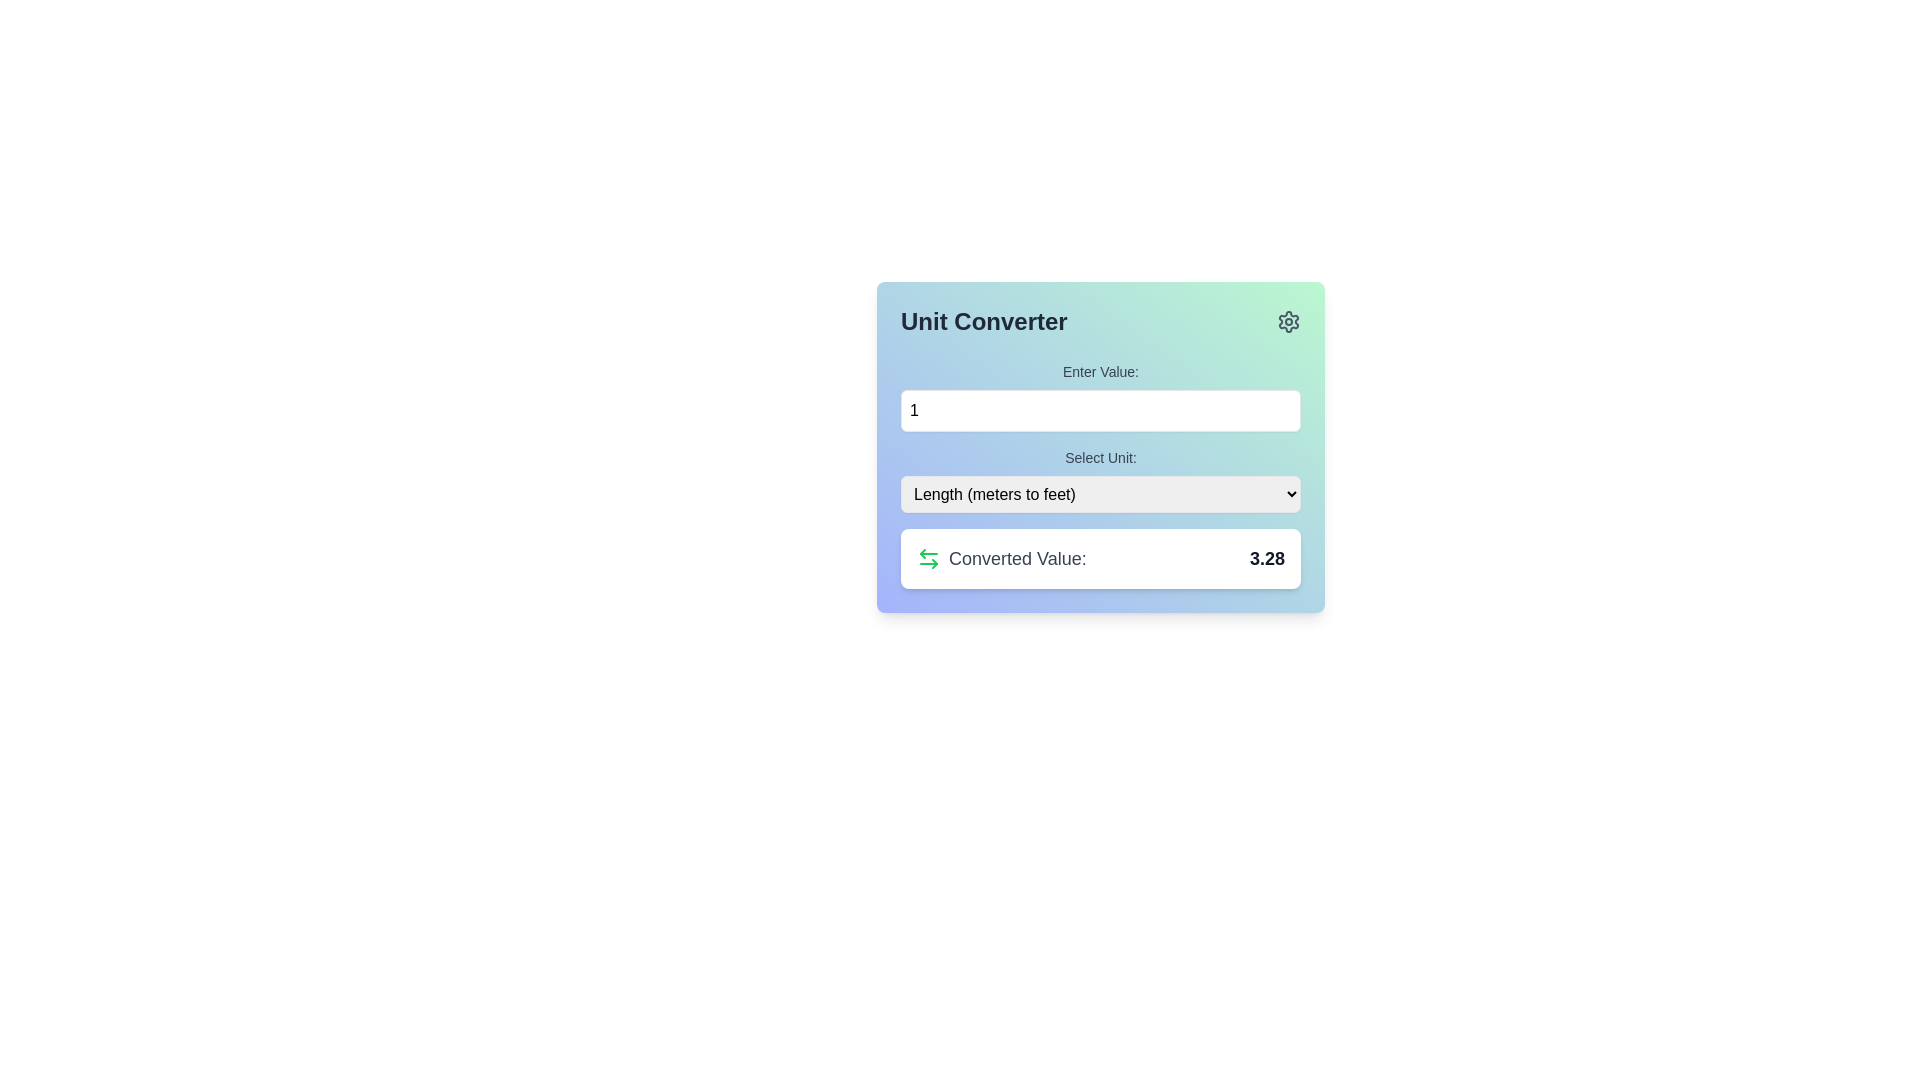 The image size is (1920, 1080). Describe the element at coordinates (1099, 371) in the screenshot. I see `the text label that serves as a description for the input field in the unit conversion interface, positioned at the top section above the number input field` at that location.